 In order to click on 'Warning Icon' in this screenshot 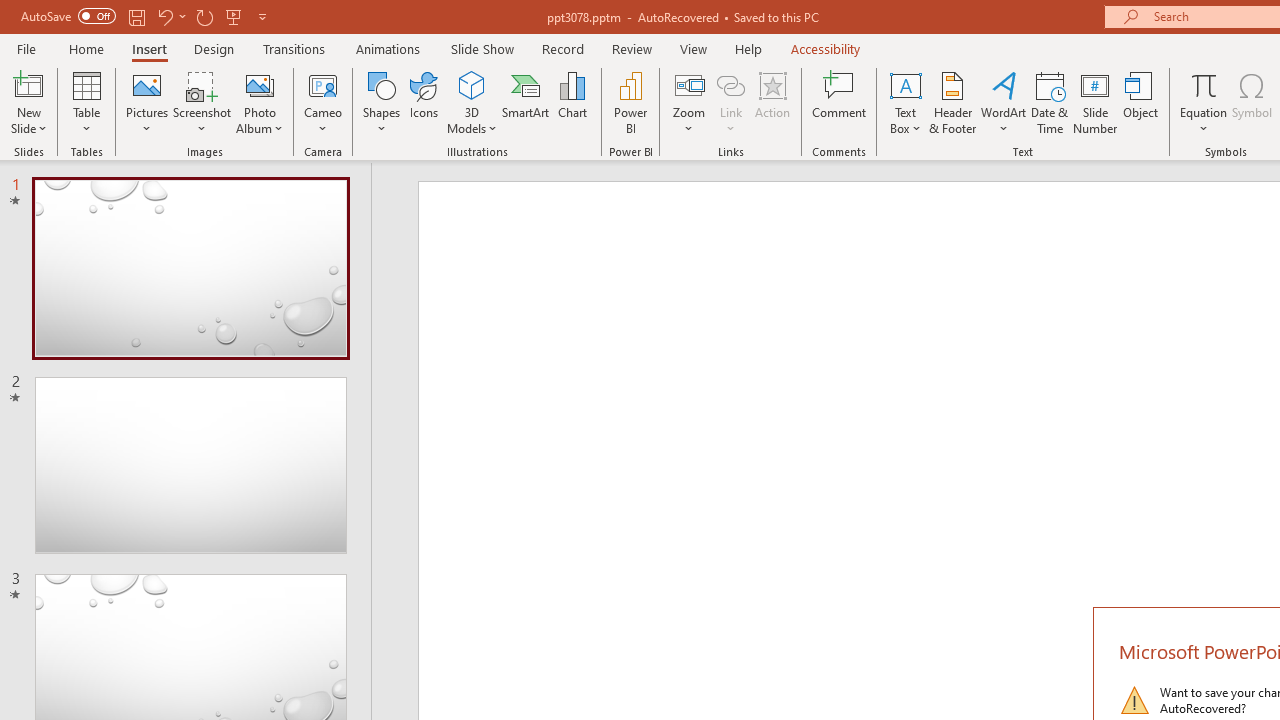, I will do `click(1134, 698)`.